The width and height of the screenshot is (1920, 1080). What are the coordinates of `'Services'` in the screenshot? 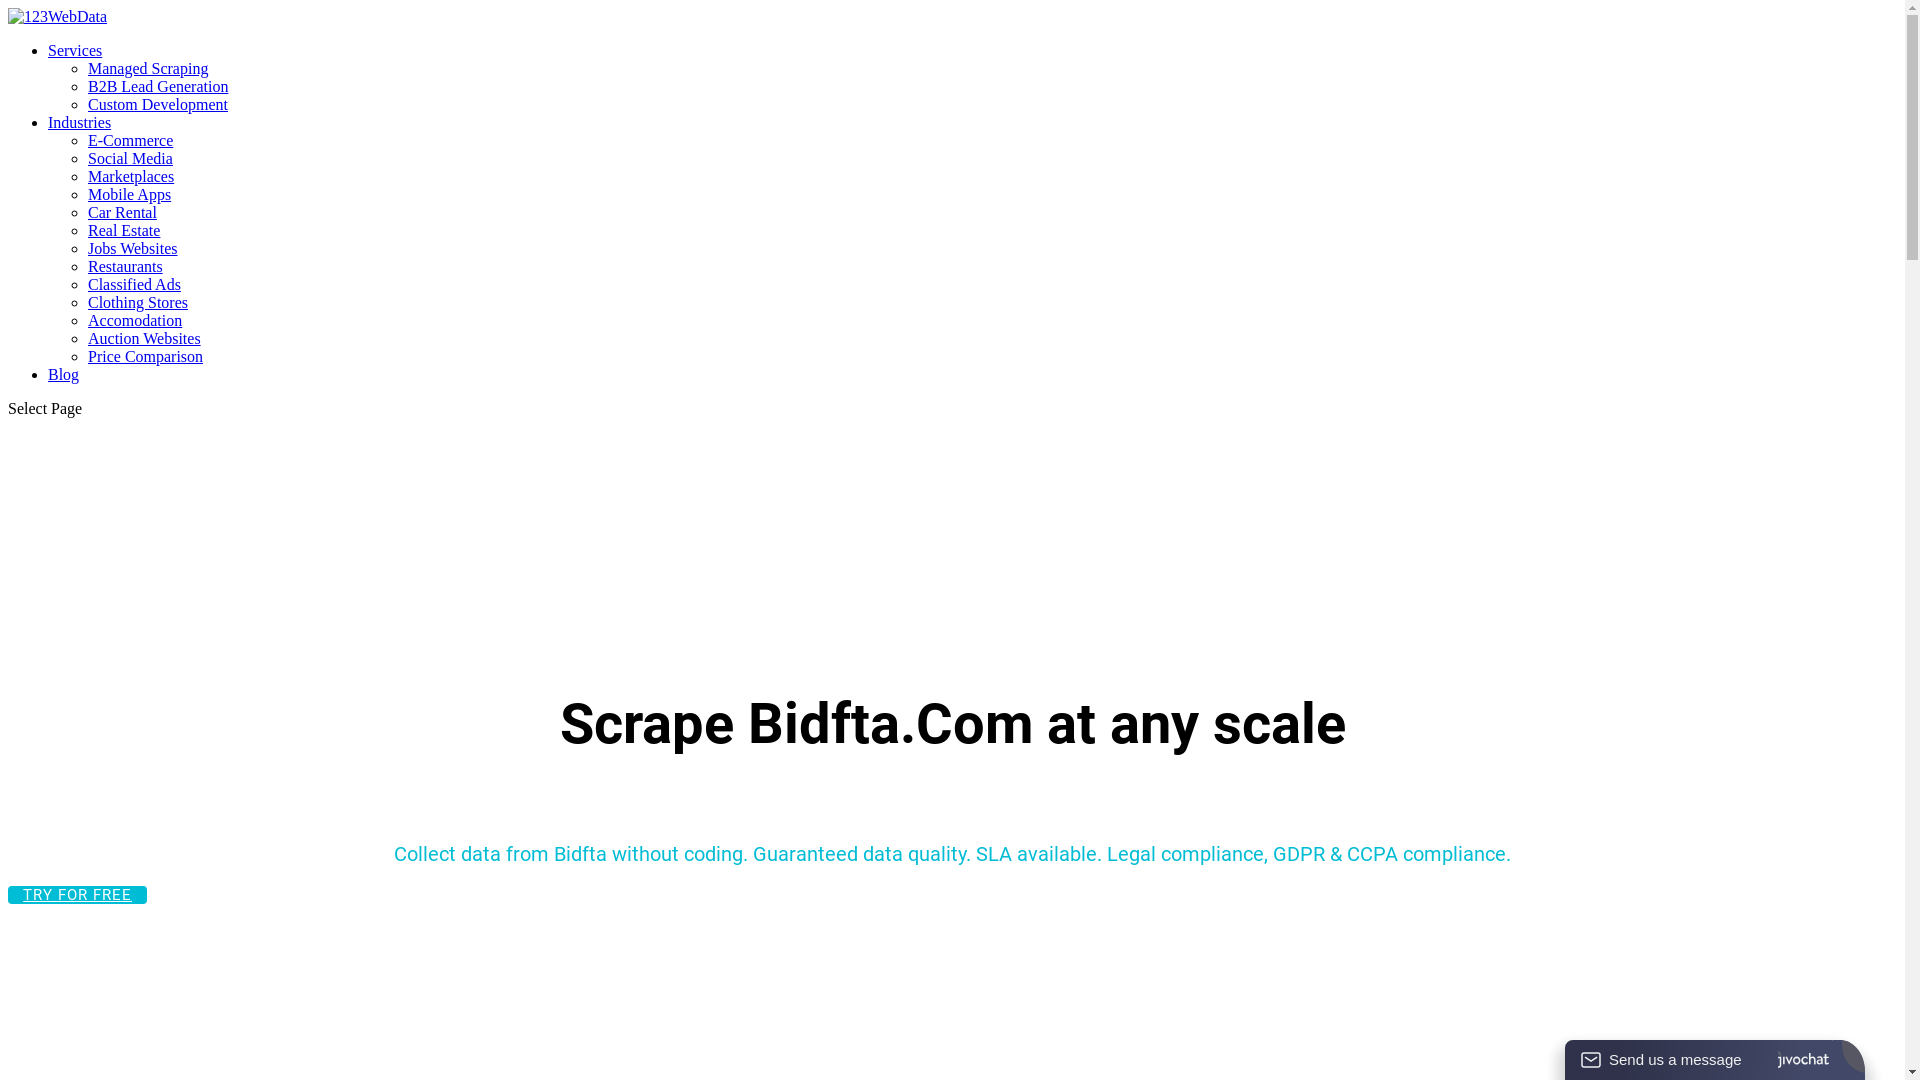 It's located at (75, 49).